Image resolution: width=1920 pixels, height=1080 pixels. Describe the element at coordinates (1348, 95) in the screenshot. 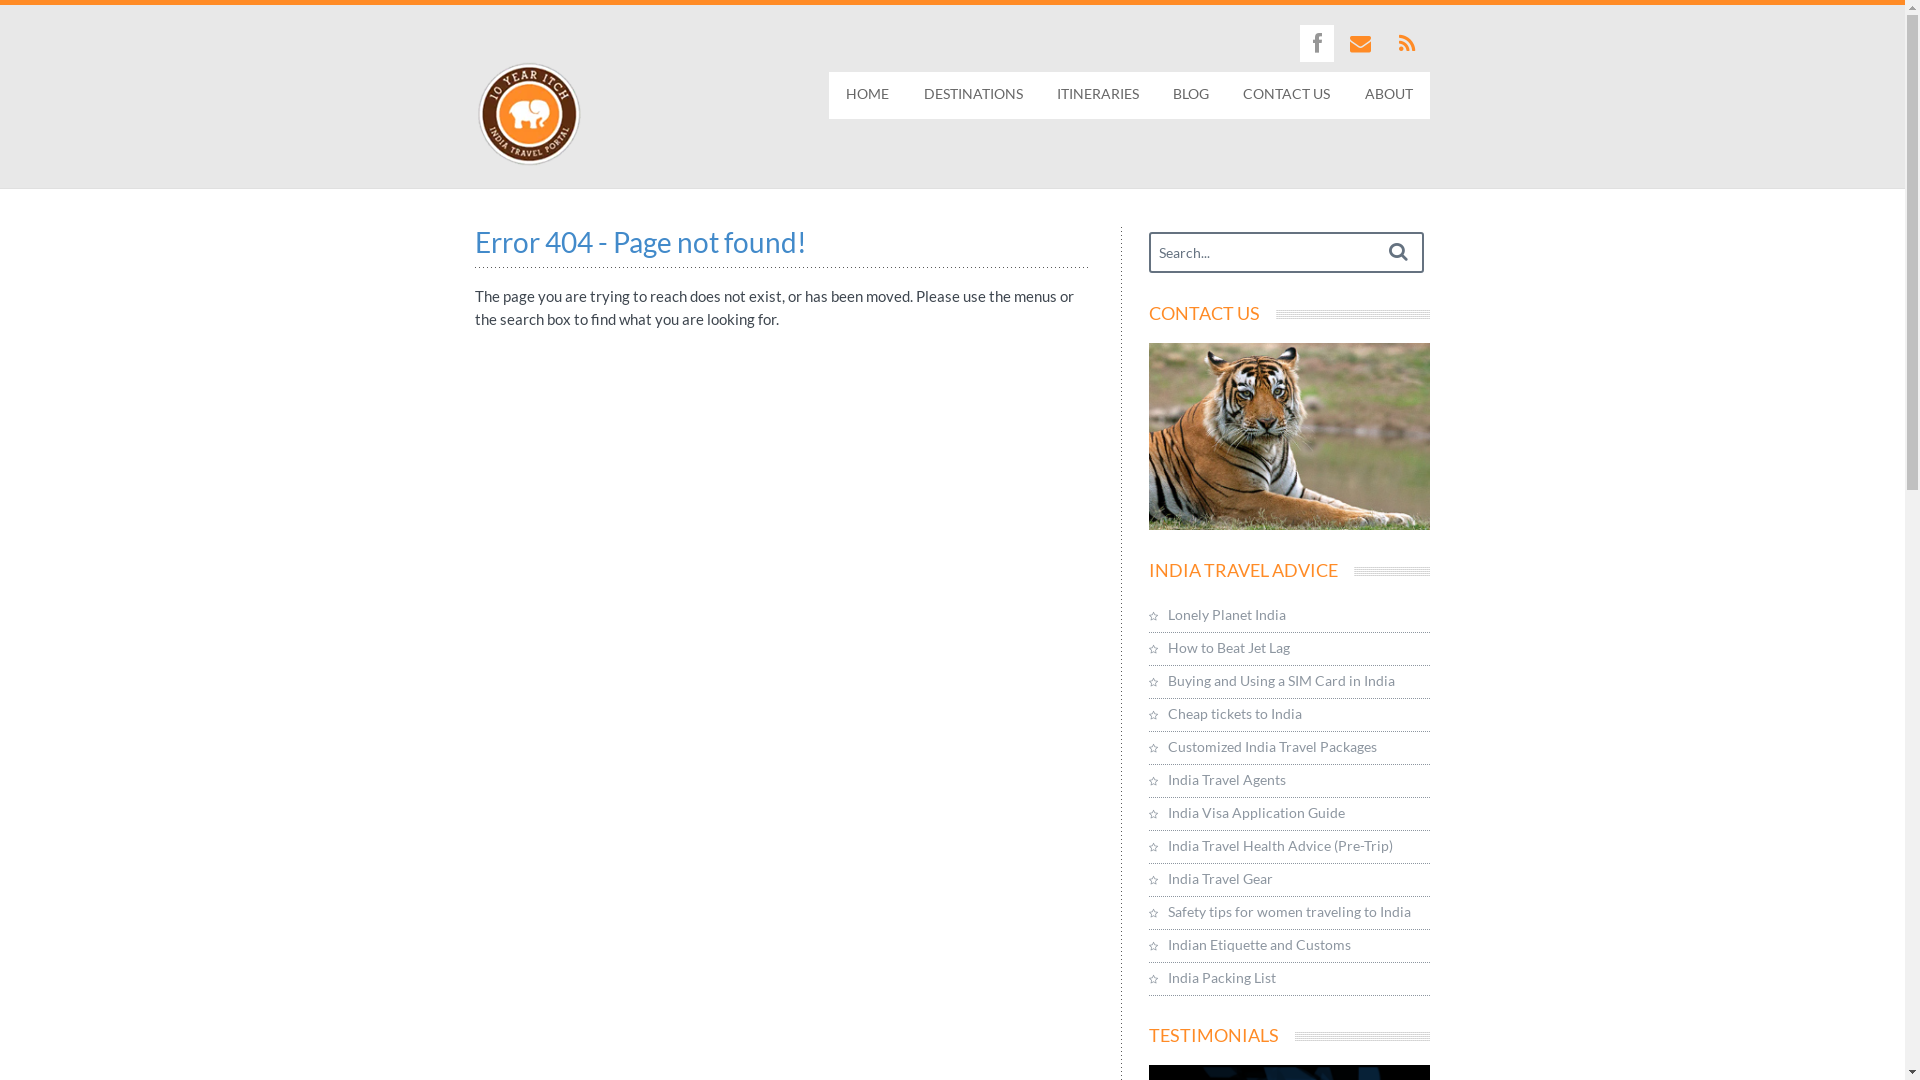

I see `'ABOUT'` at that location.